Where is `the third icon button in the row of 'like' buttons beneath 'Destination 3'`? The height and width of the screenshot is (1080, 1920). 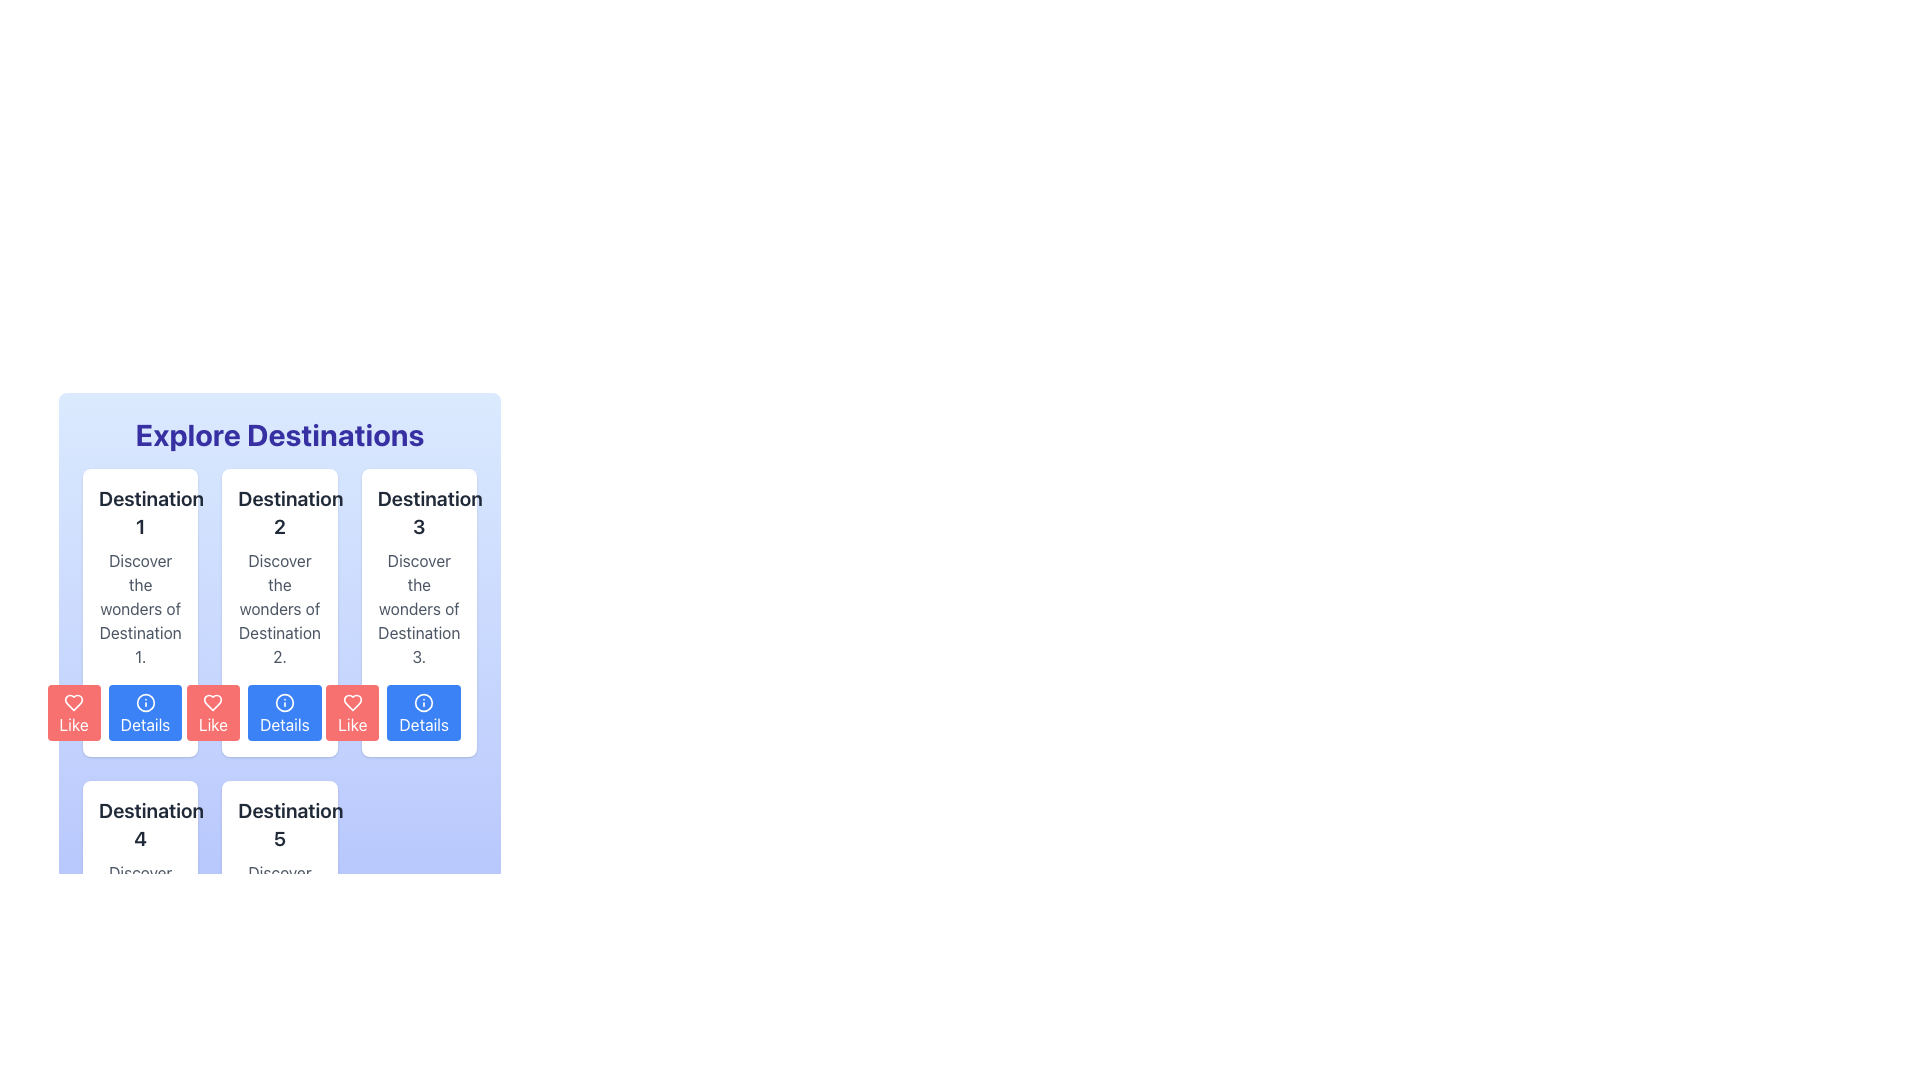
the third icon button in the row of 'like' buttons beneath 'Destination 3' is located at coordinates (74, 701).